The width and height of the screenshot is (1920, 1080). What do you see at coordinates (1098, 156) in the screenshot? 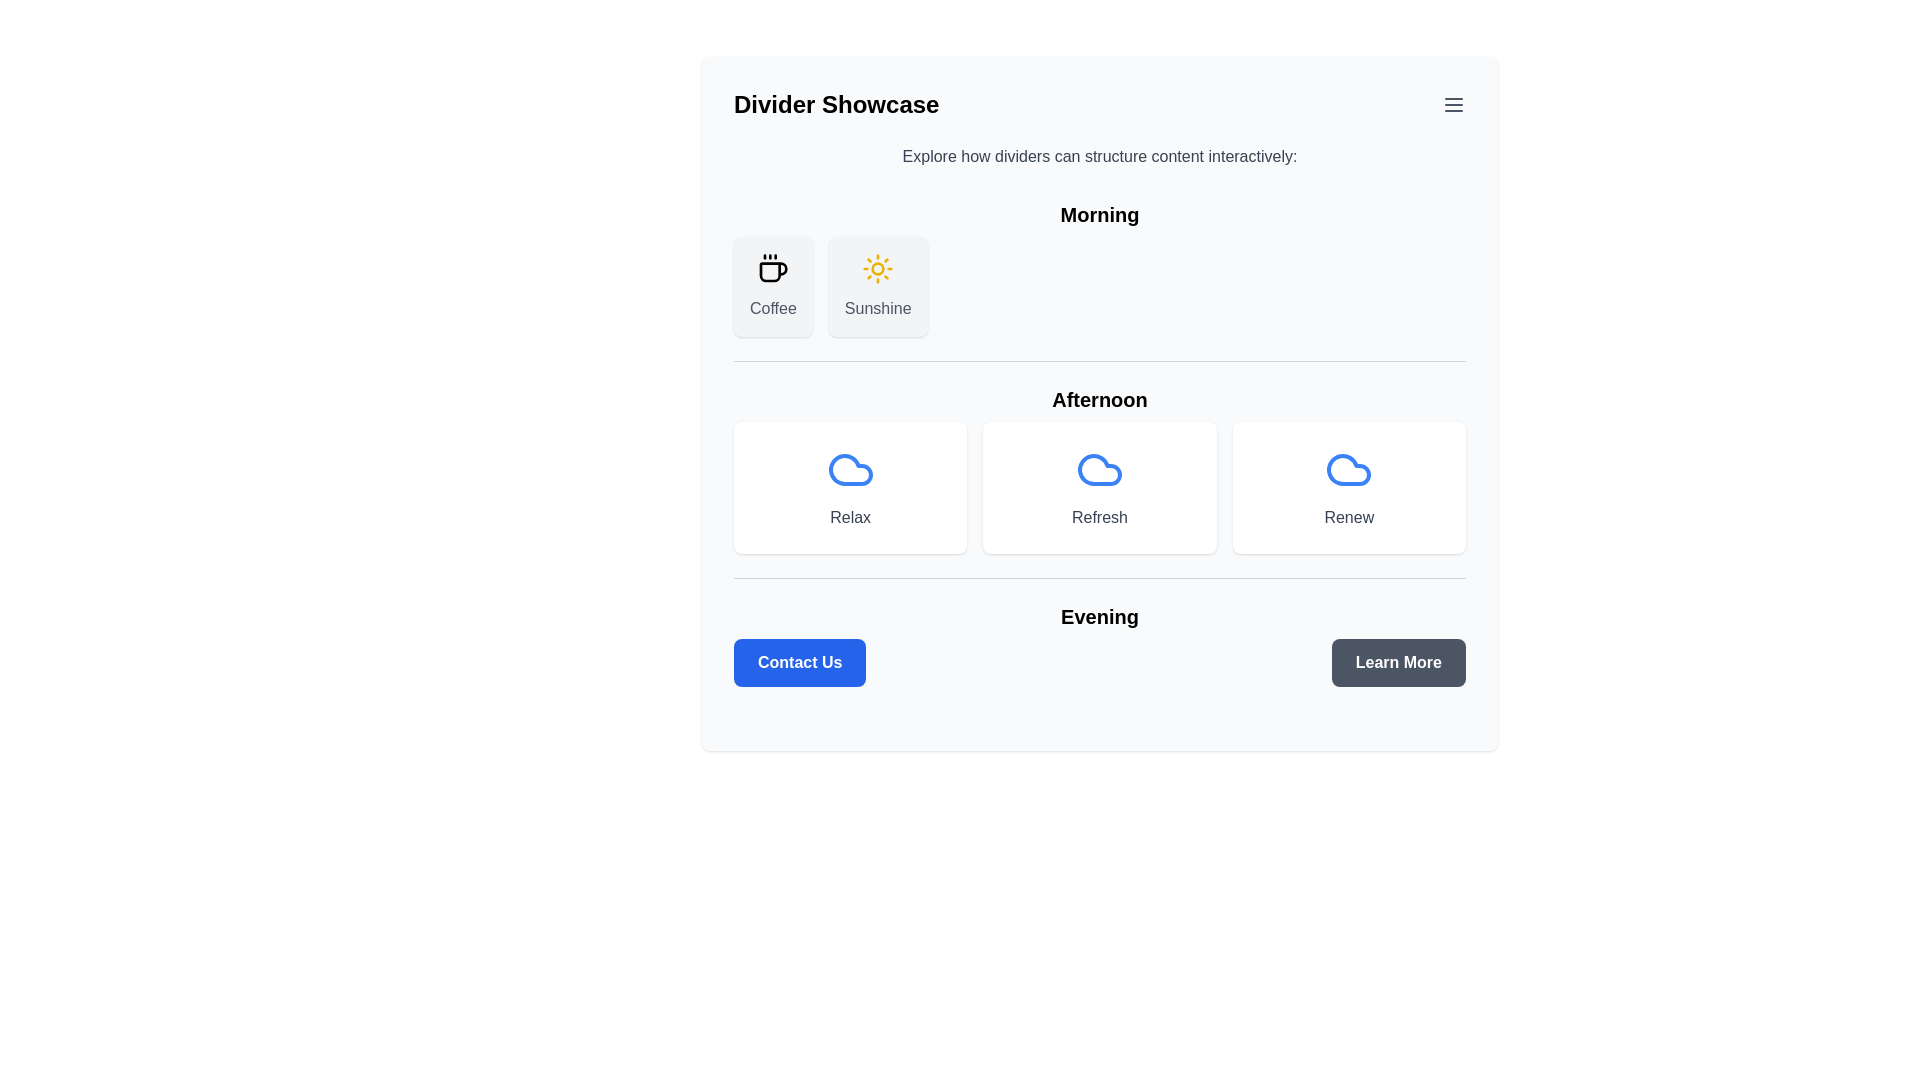
I see `the descriptive Text label located below the title 'Divider Showcase'` at bounding box center [1098, 156].